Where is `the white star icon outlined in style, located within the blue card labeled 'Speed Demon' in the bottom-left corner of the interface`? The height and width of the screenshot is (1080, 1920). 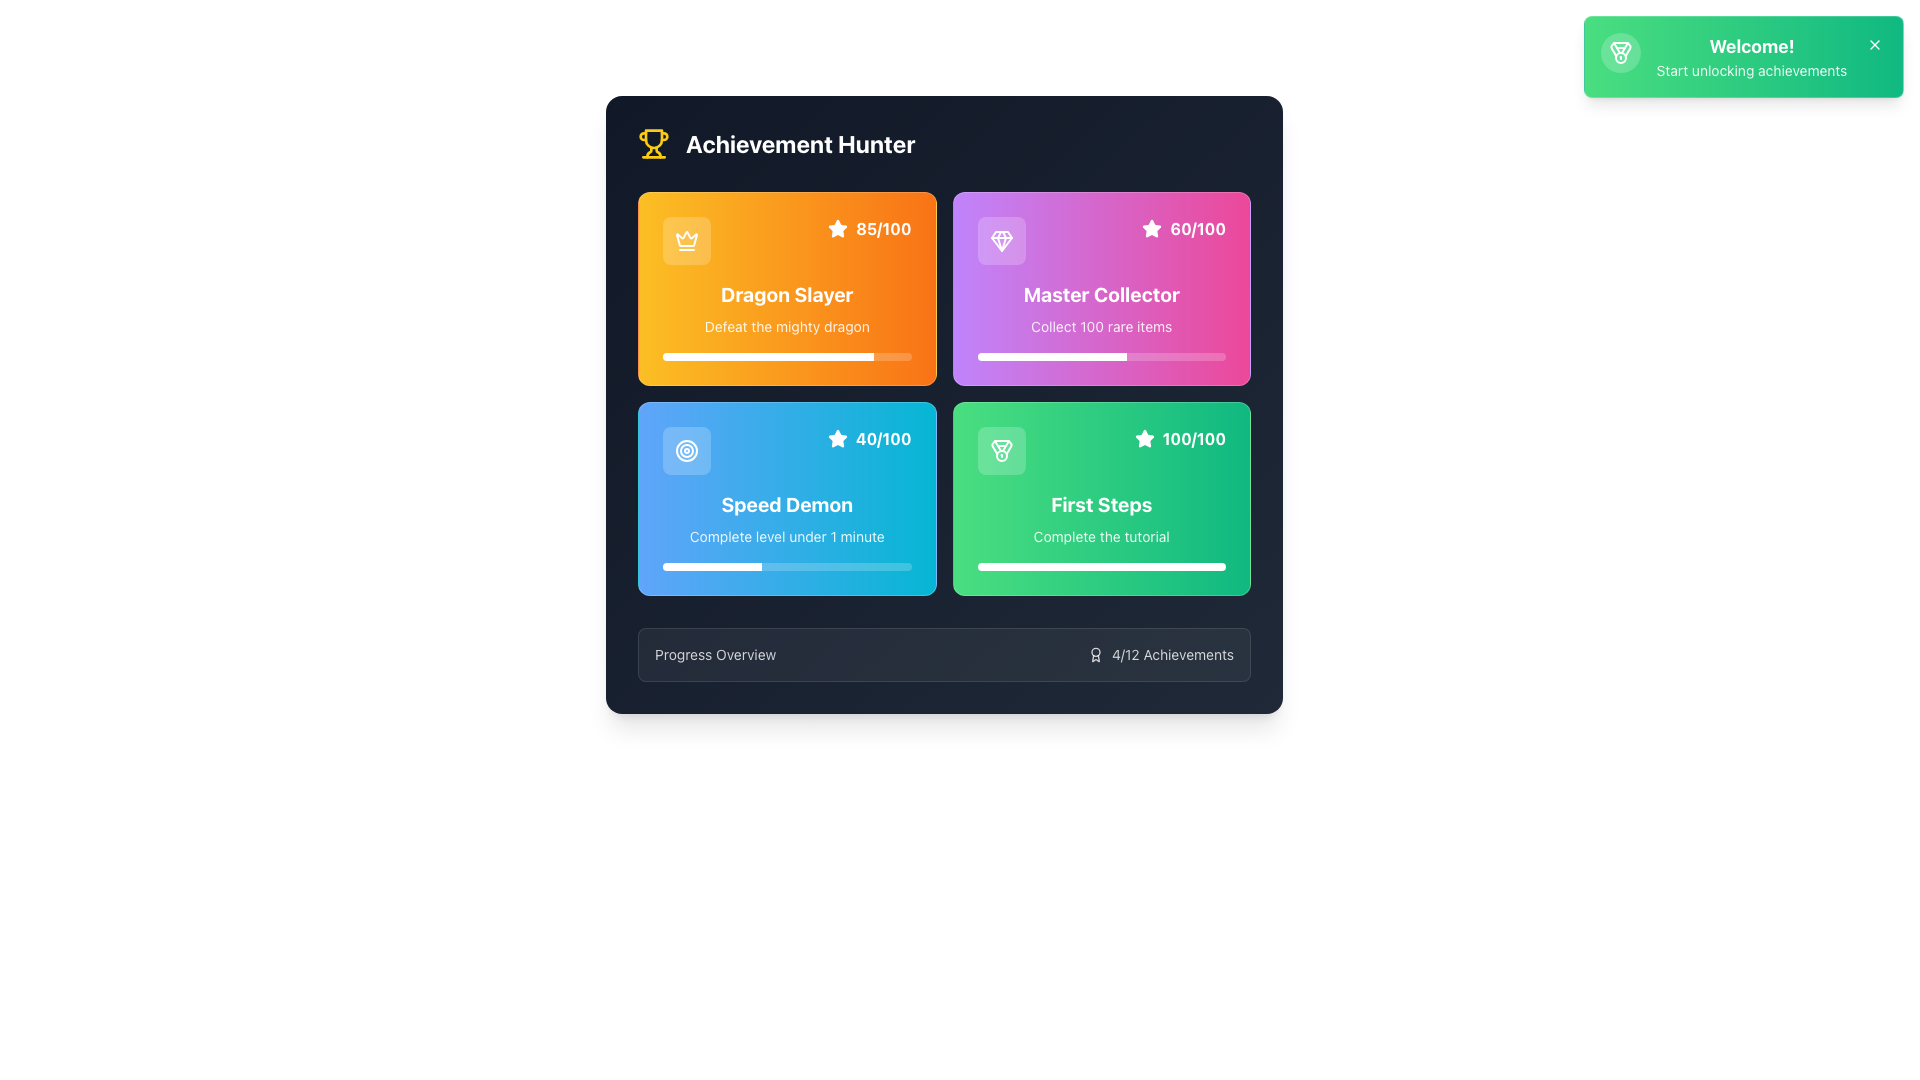 the white star icon outlined in style, located within the blue card labeled 'Speed Demon' in the bottom-left corner of the interface is located at coordinates (837, 438).